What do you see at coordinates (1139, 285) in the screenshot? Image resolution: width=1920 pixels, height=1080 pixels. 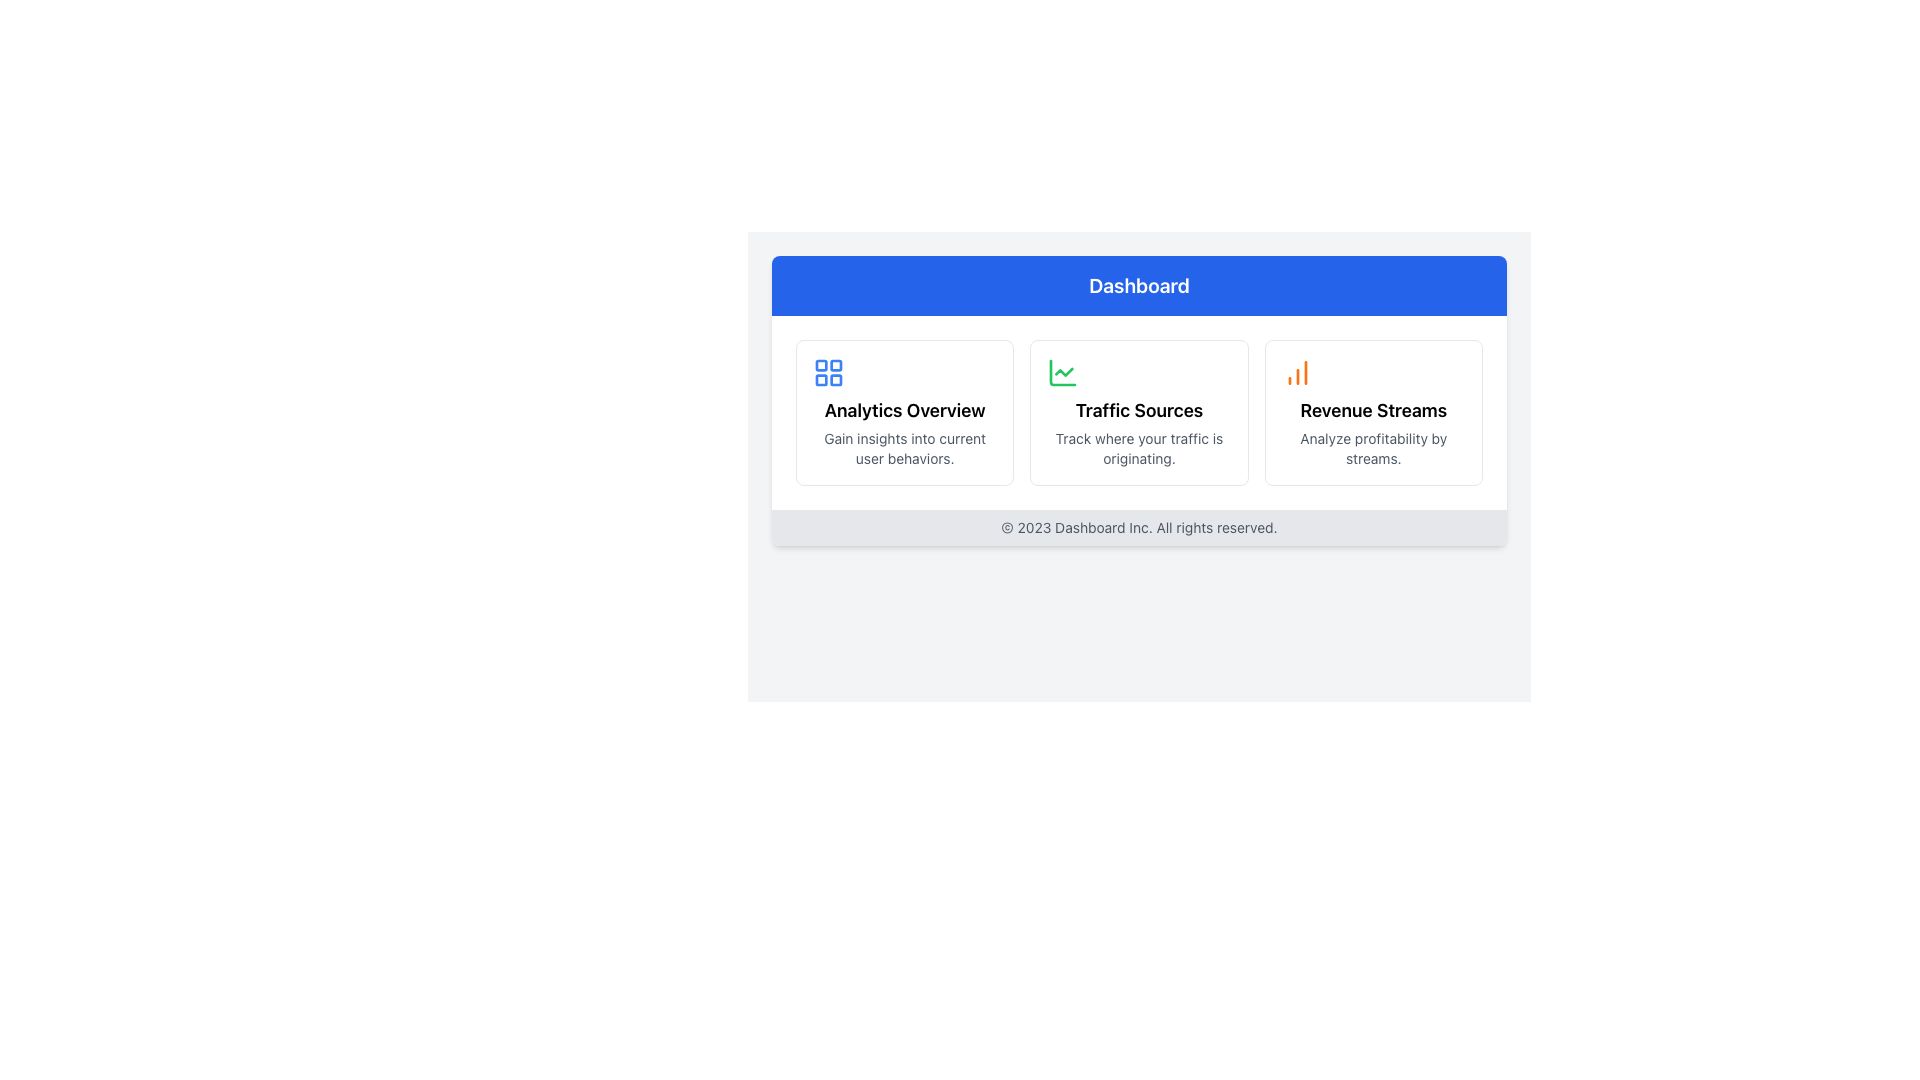 I see `the 'Dashboard' text label, which is styled with a large bold font and located on a blue background in the header bar` at bounding box center [1139, 285].